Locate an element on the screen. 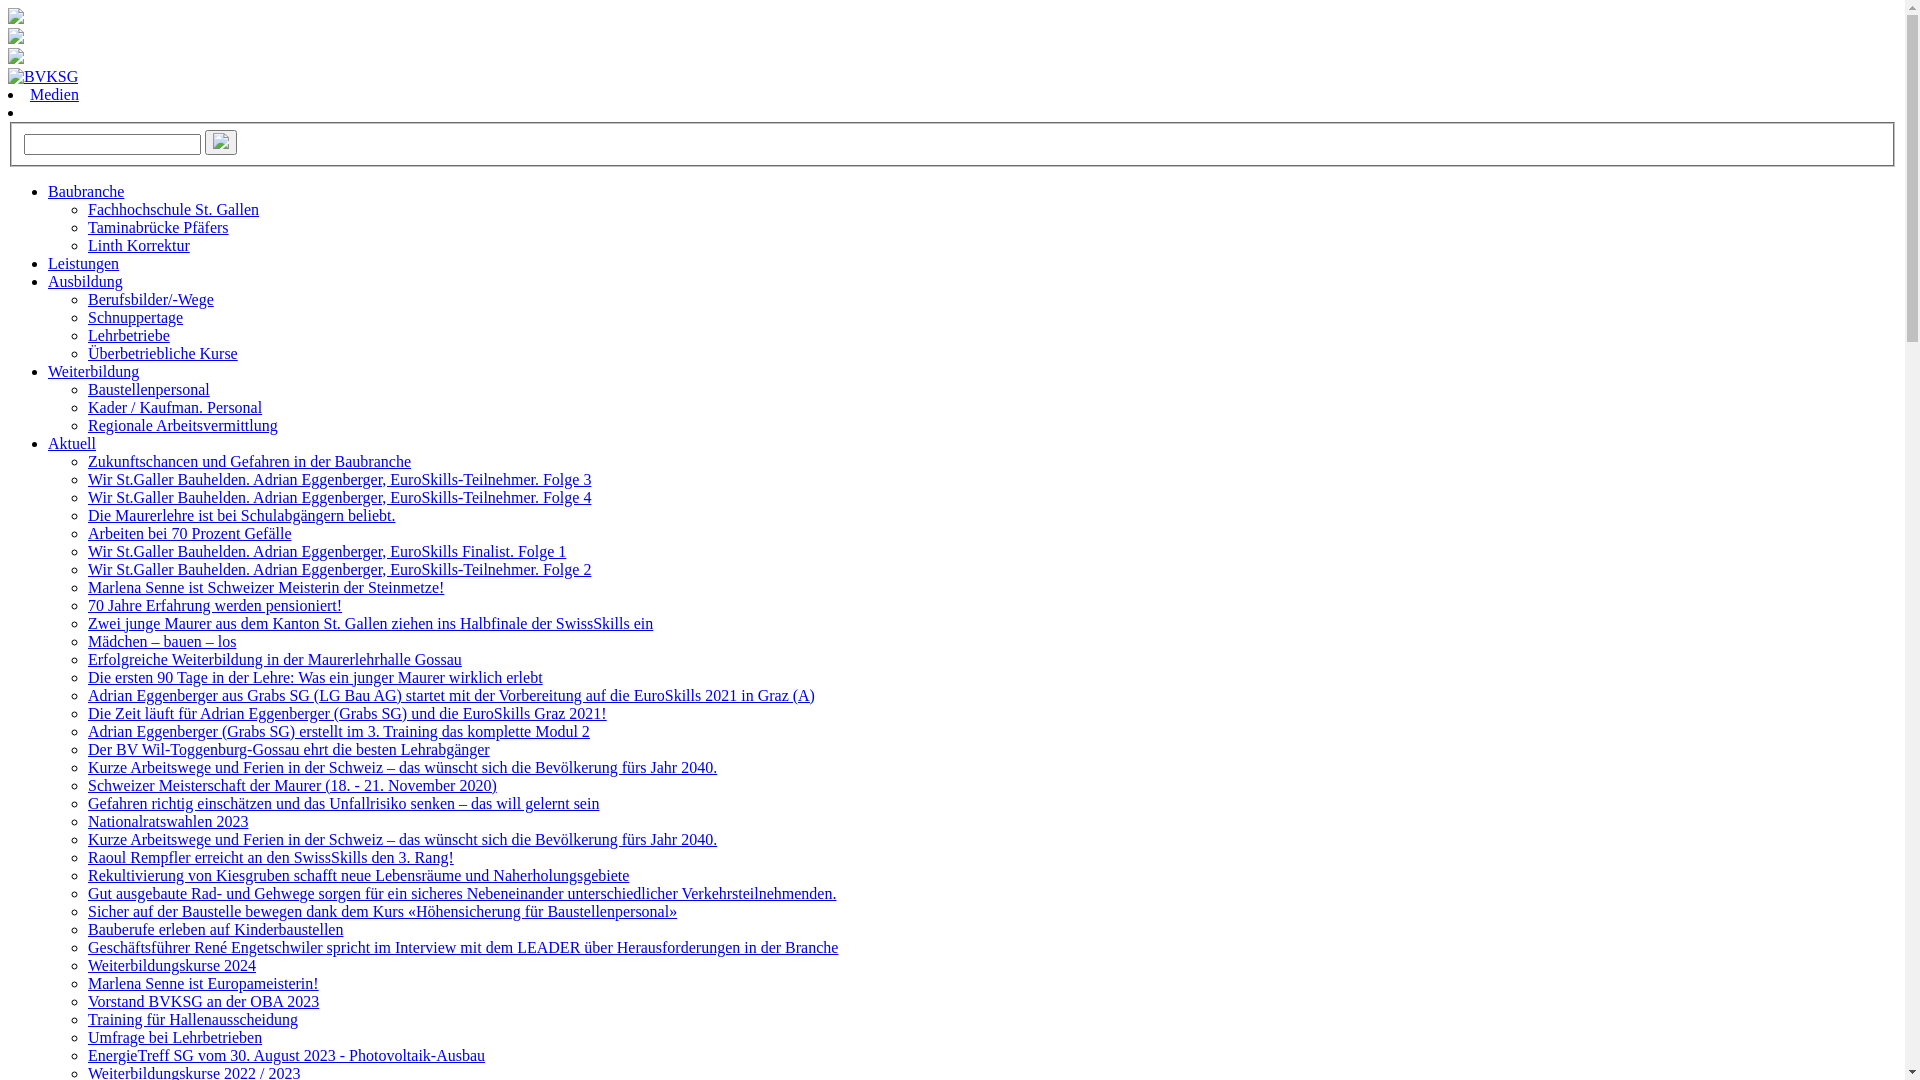  'Marlena Senne ist Europameisterin!' is located at coordinates (86, 982).